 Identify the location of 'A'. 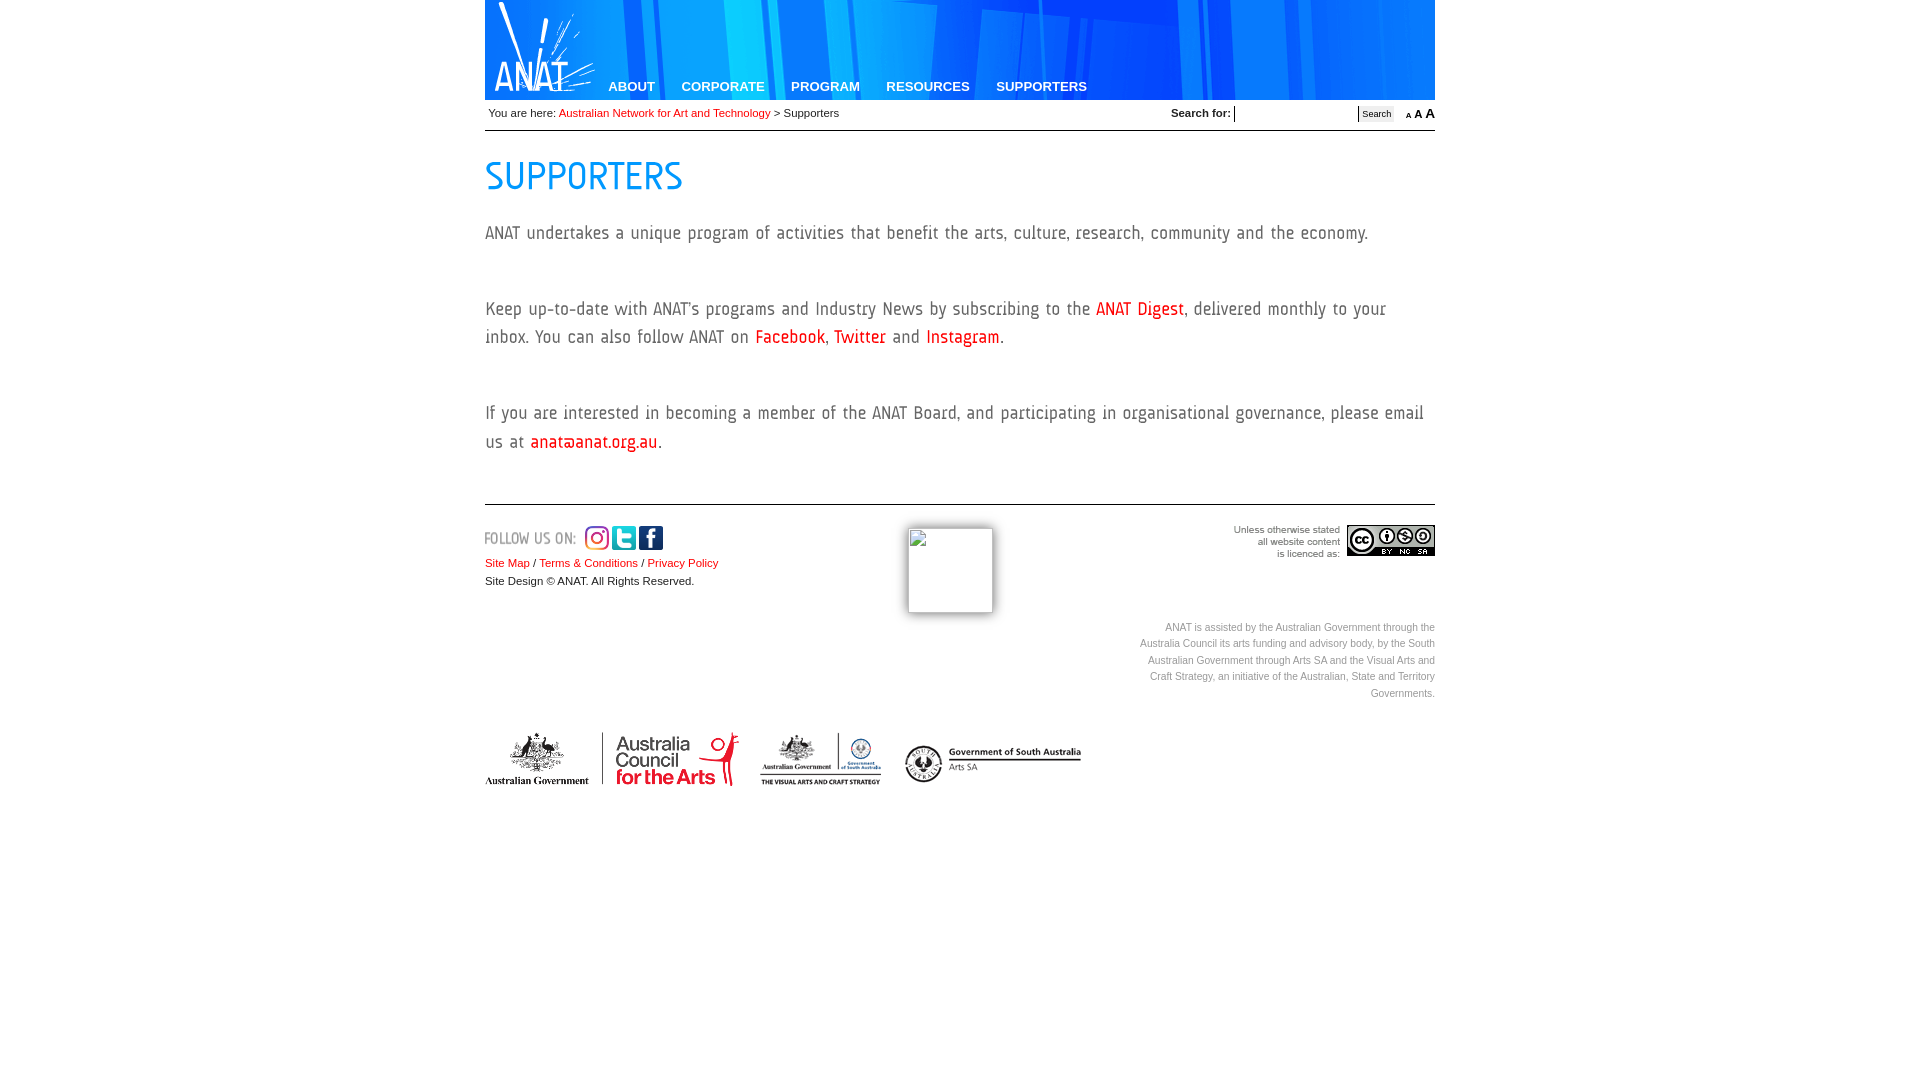
(1416, 114).